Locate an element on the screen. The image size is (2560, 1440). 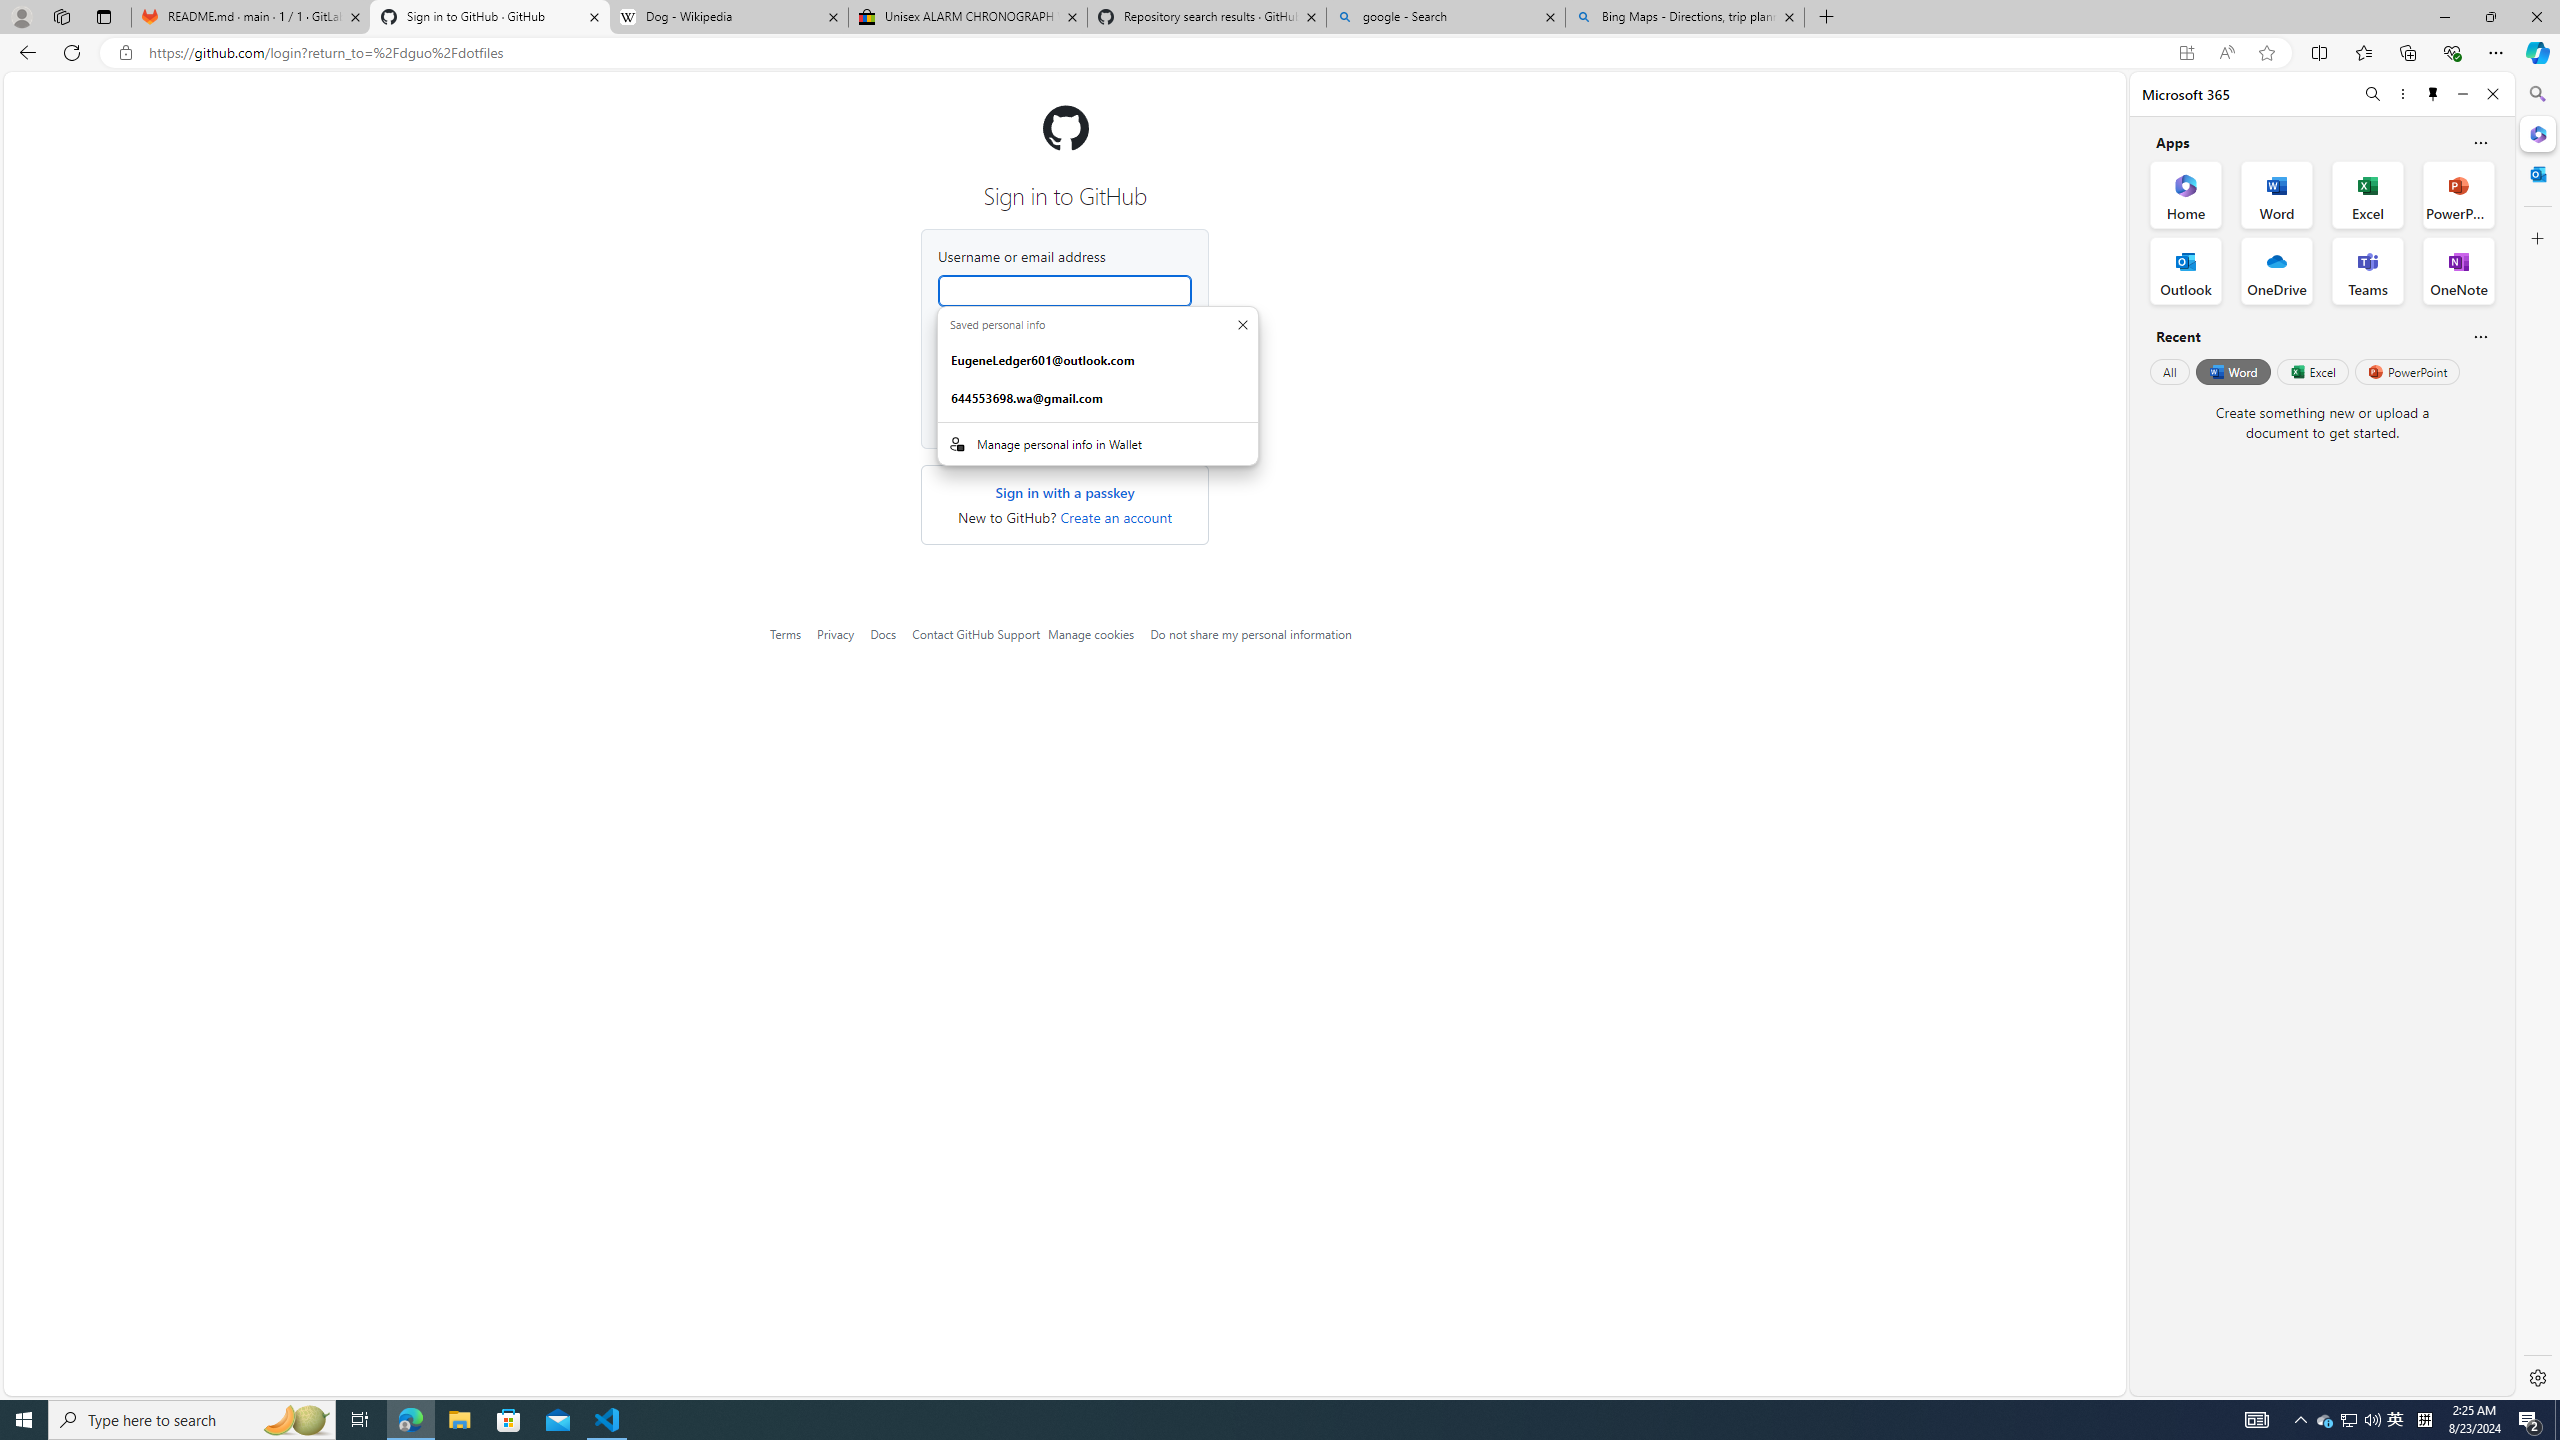
'google - Search' is located at coordinates (1446, 16).